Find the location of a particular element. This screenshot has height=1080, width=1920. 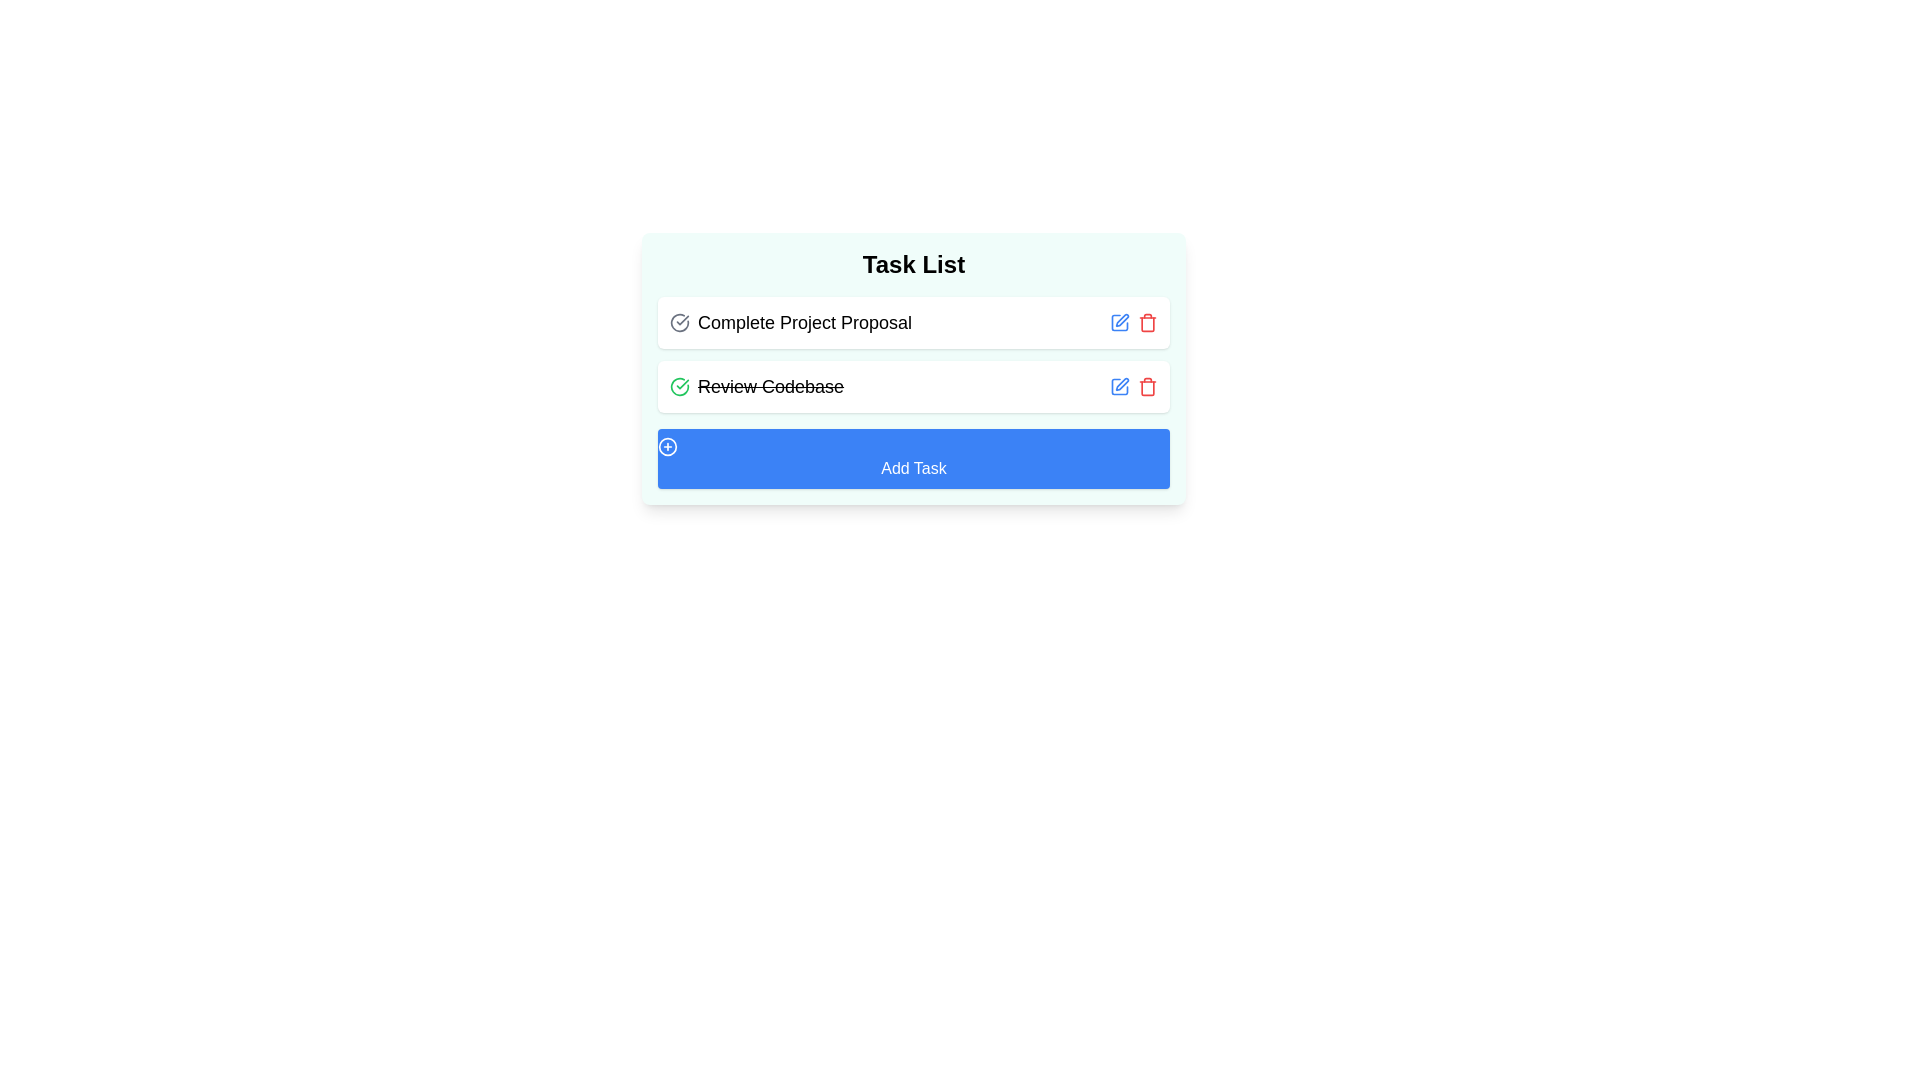

the 'Add Task' button to add a new task is located at coordinates (912, 459).